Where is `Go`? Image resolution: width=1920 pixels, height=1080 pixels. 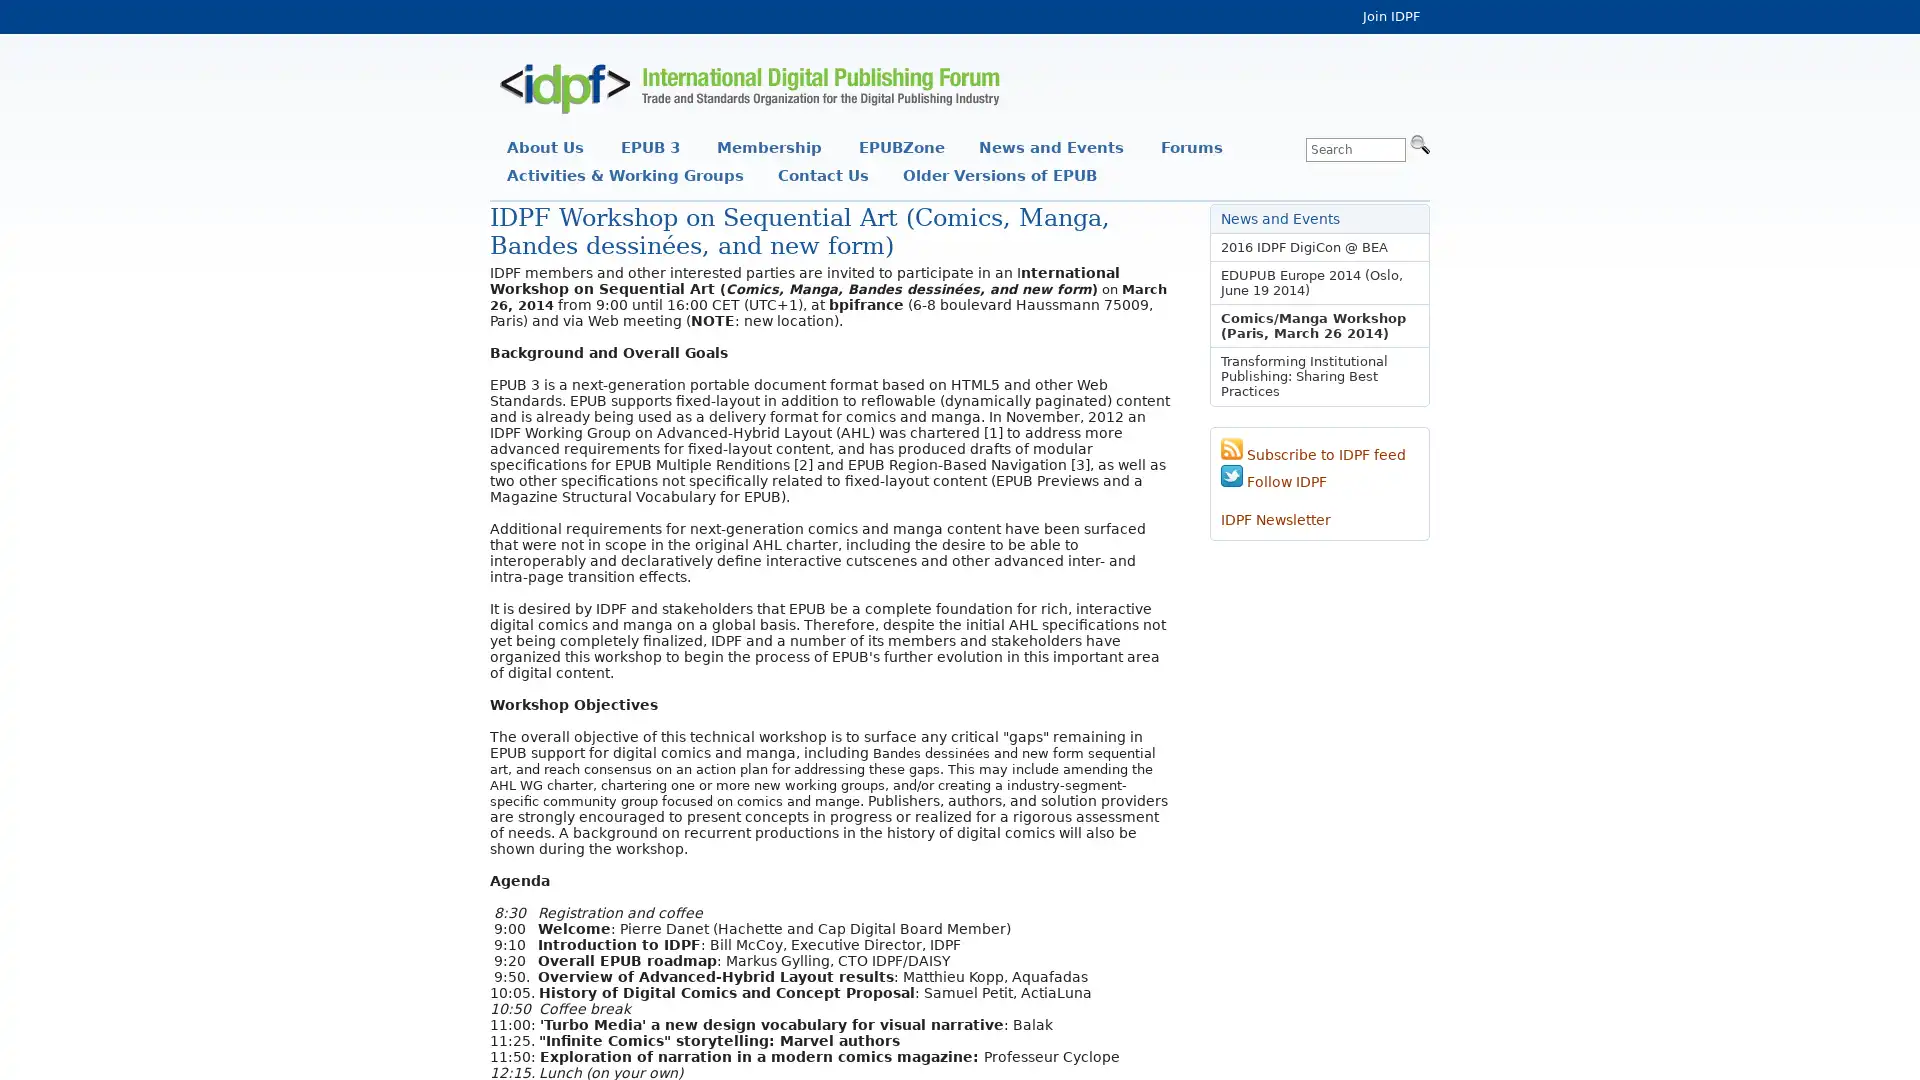
Go is located at coordinates (1419, 142).